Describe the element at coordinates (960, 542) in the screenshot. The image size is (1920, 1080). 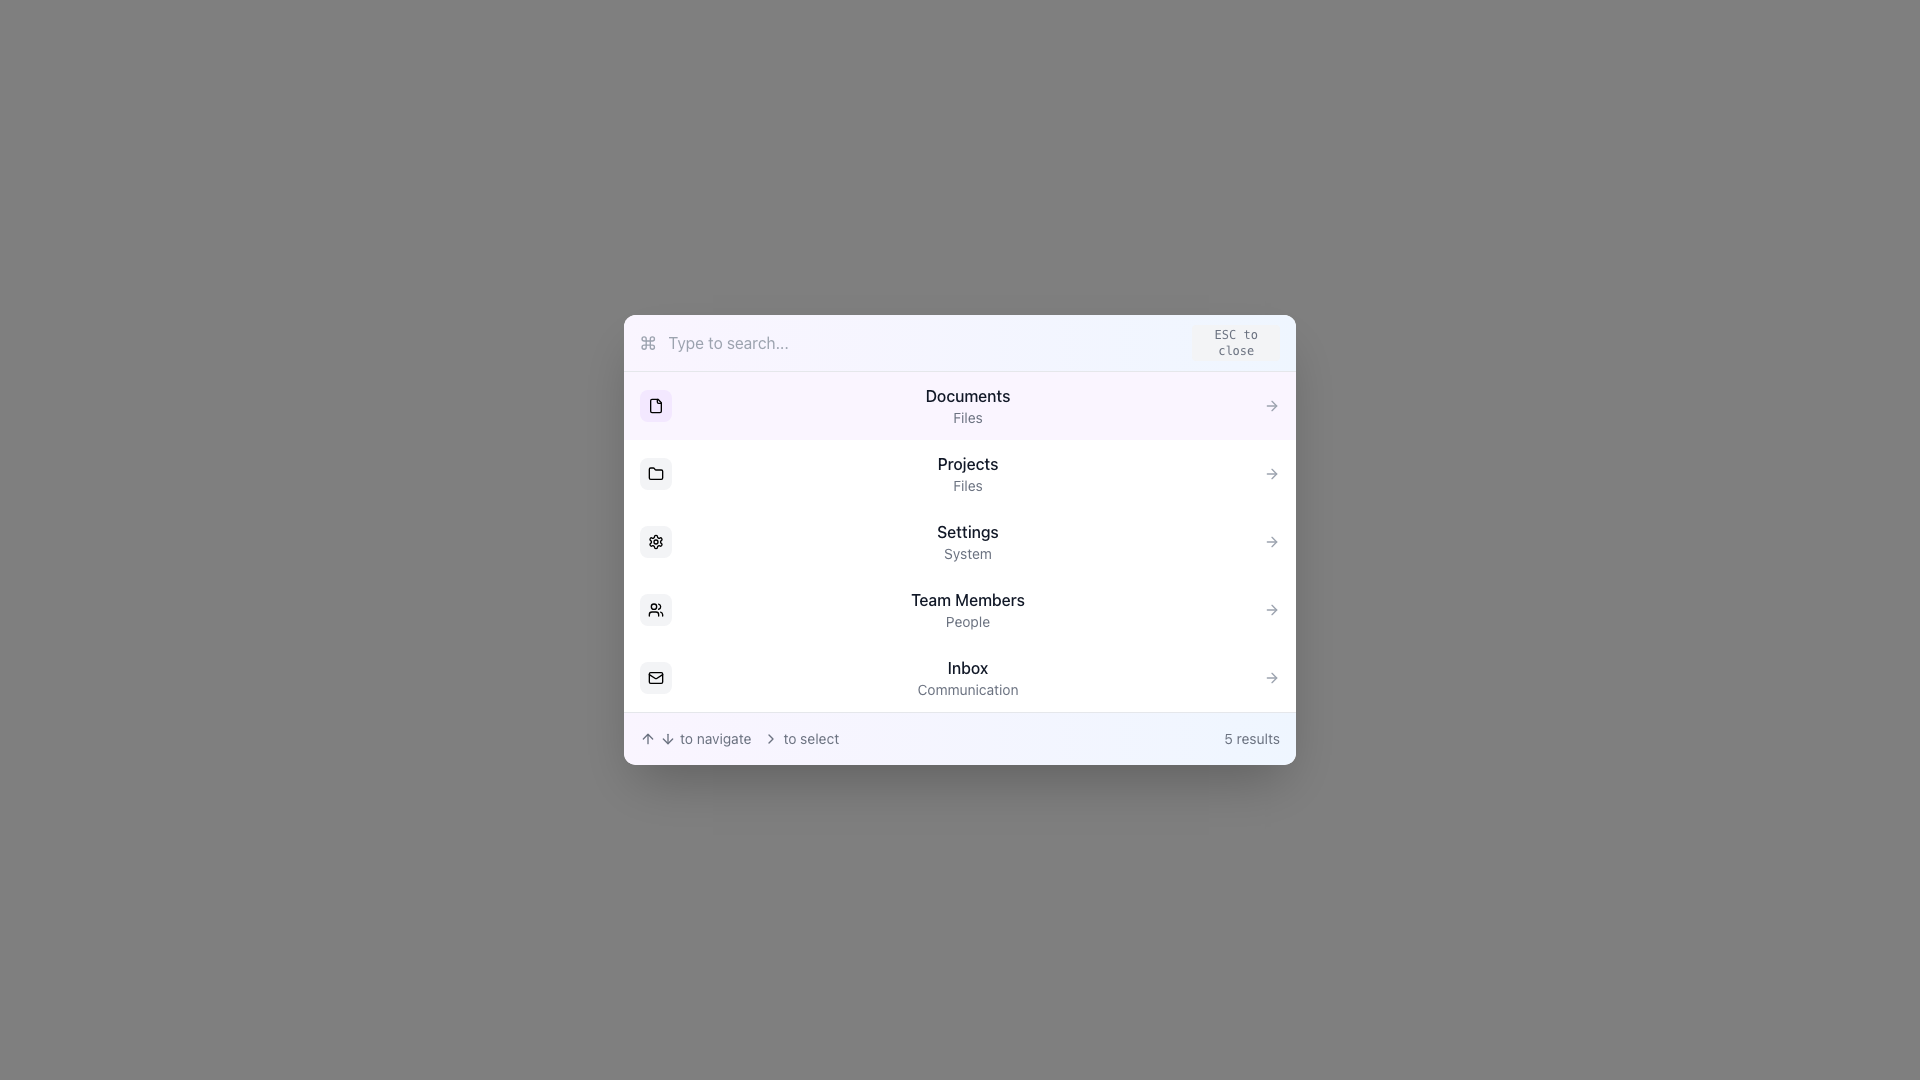
I see `the third menu item labeled 'Settings'` at that location.